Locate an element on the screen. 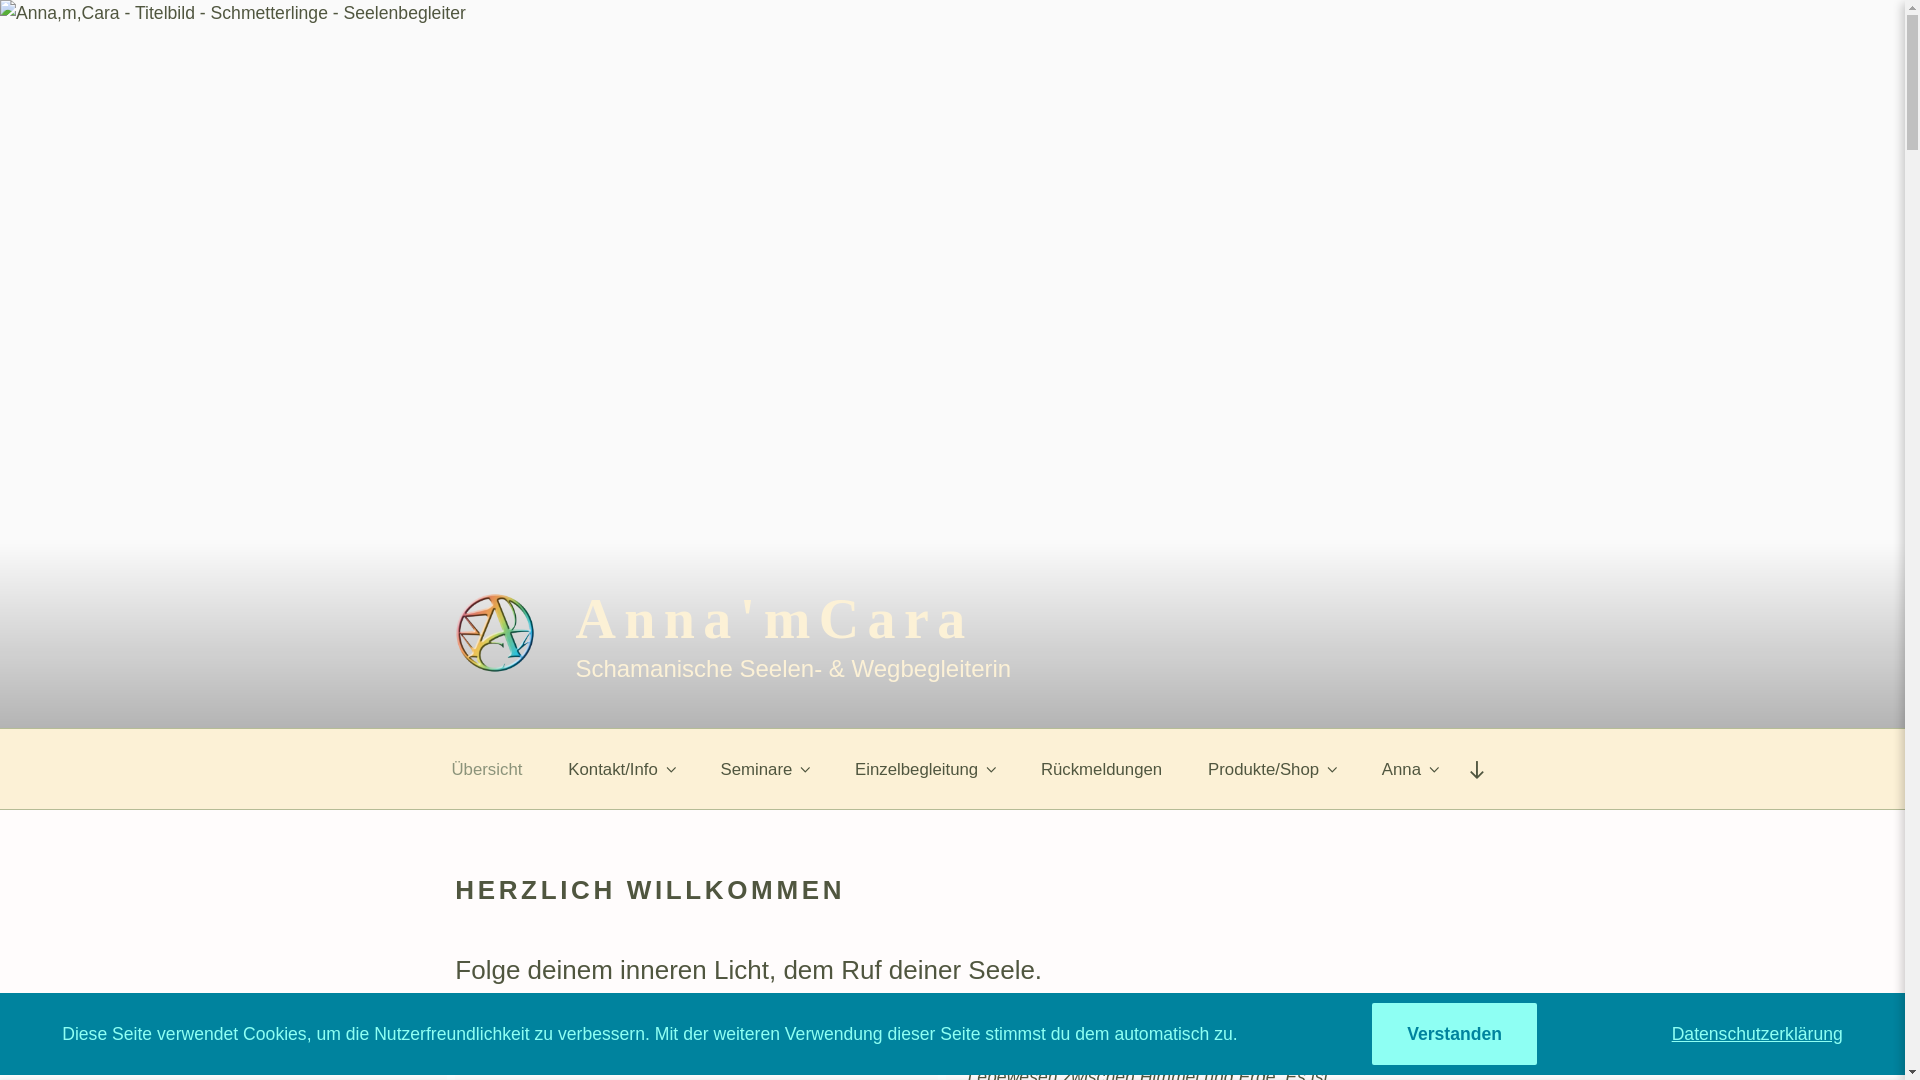 This screenshot has width=1920, height=1080. 'Anna'mCara' is located at coordinates (772, 617).